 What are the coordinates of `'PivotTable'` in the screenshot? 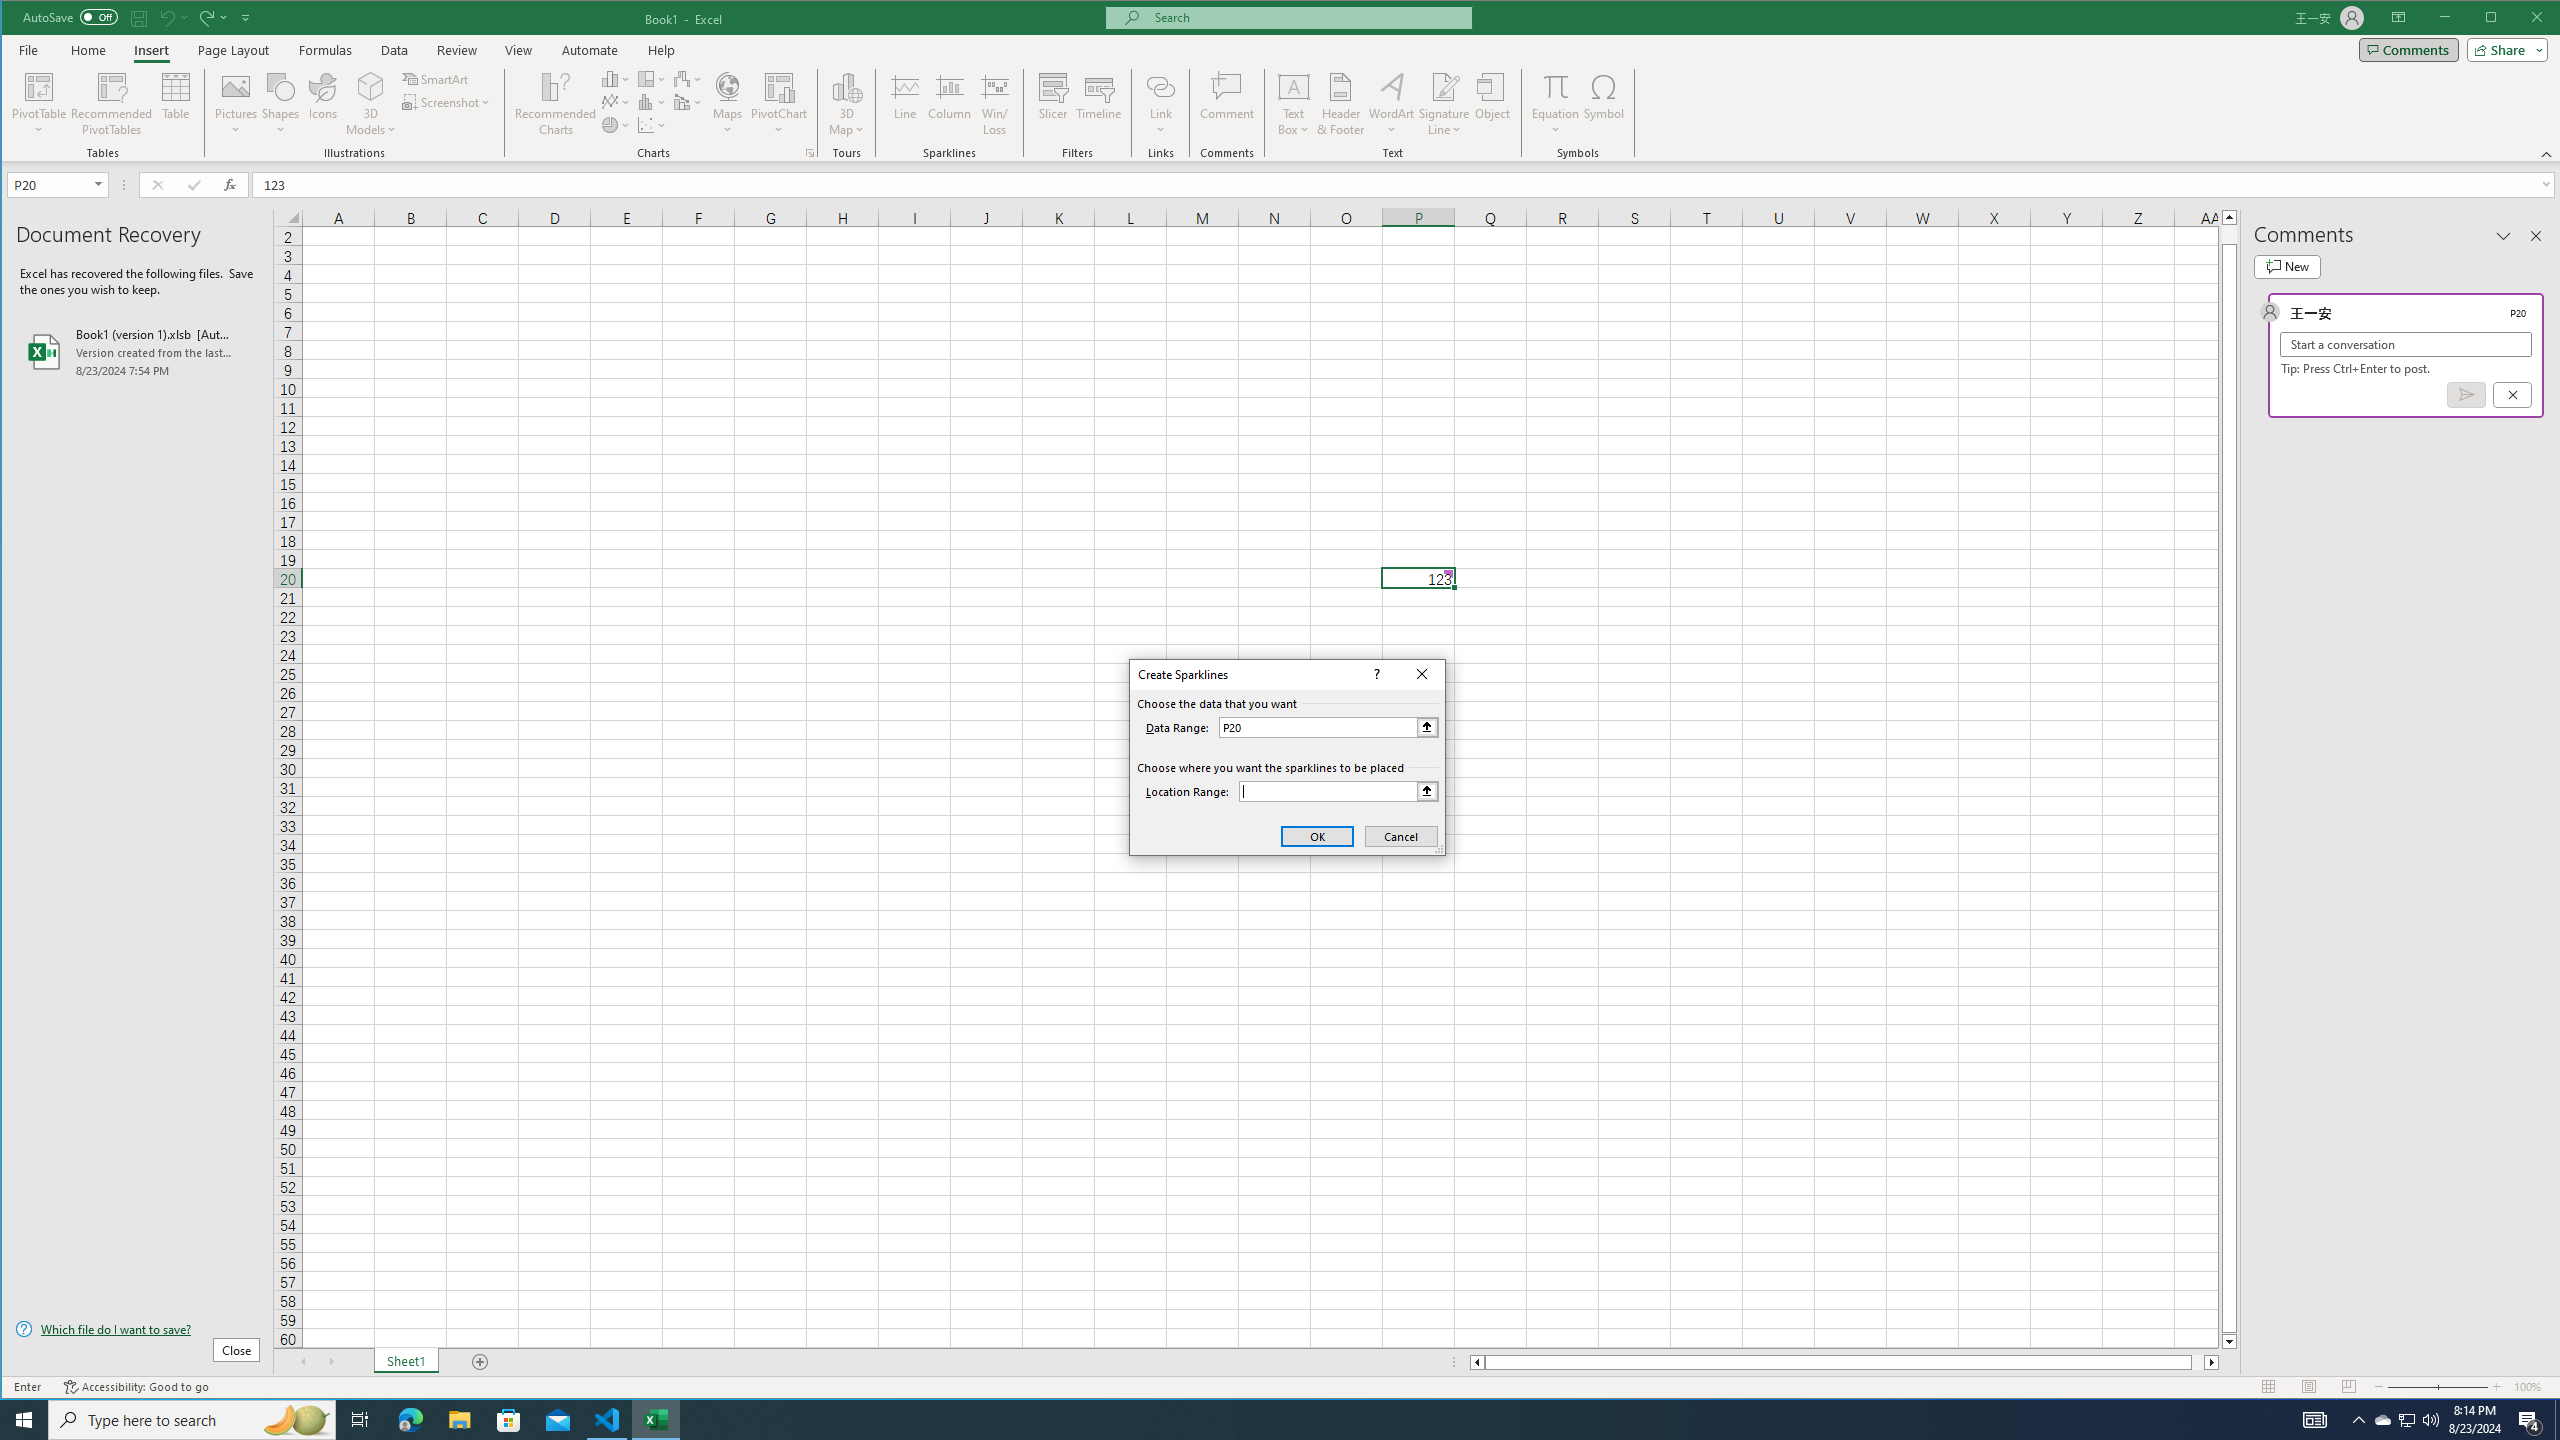 It's located at (38, 103).